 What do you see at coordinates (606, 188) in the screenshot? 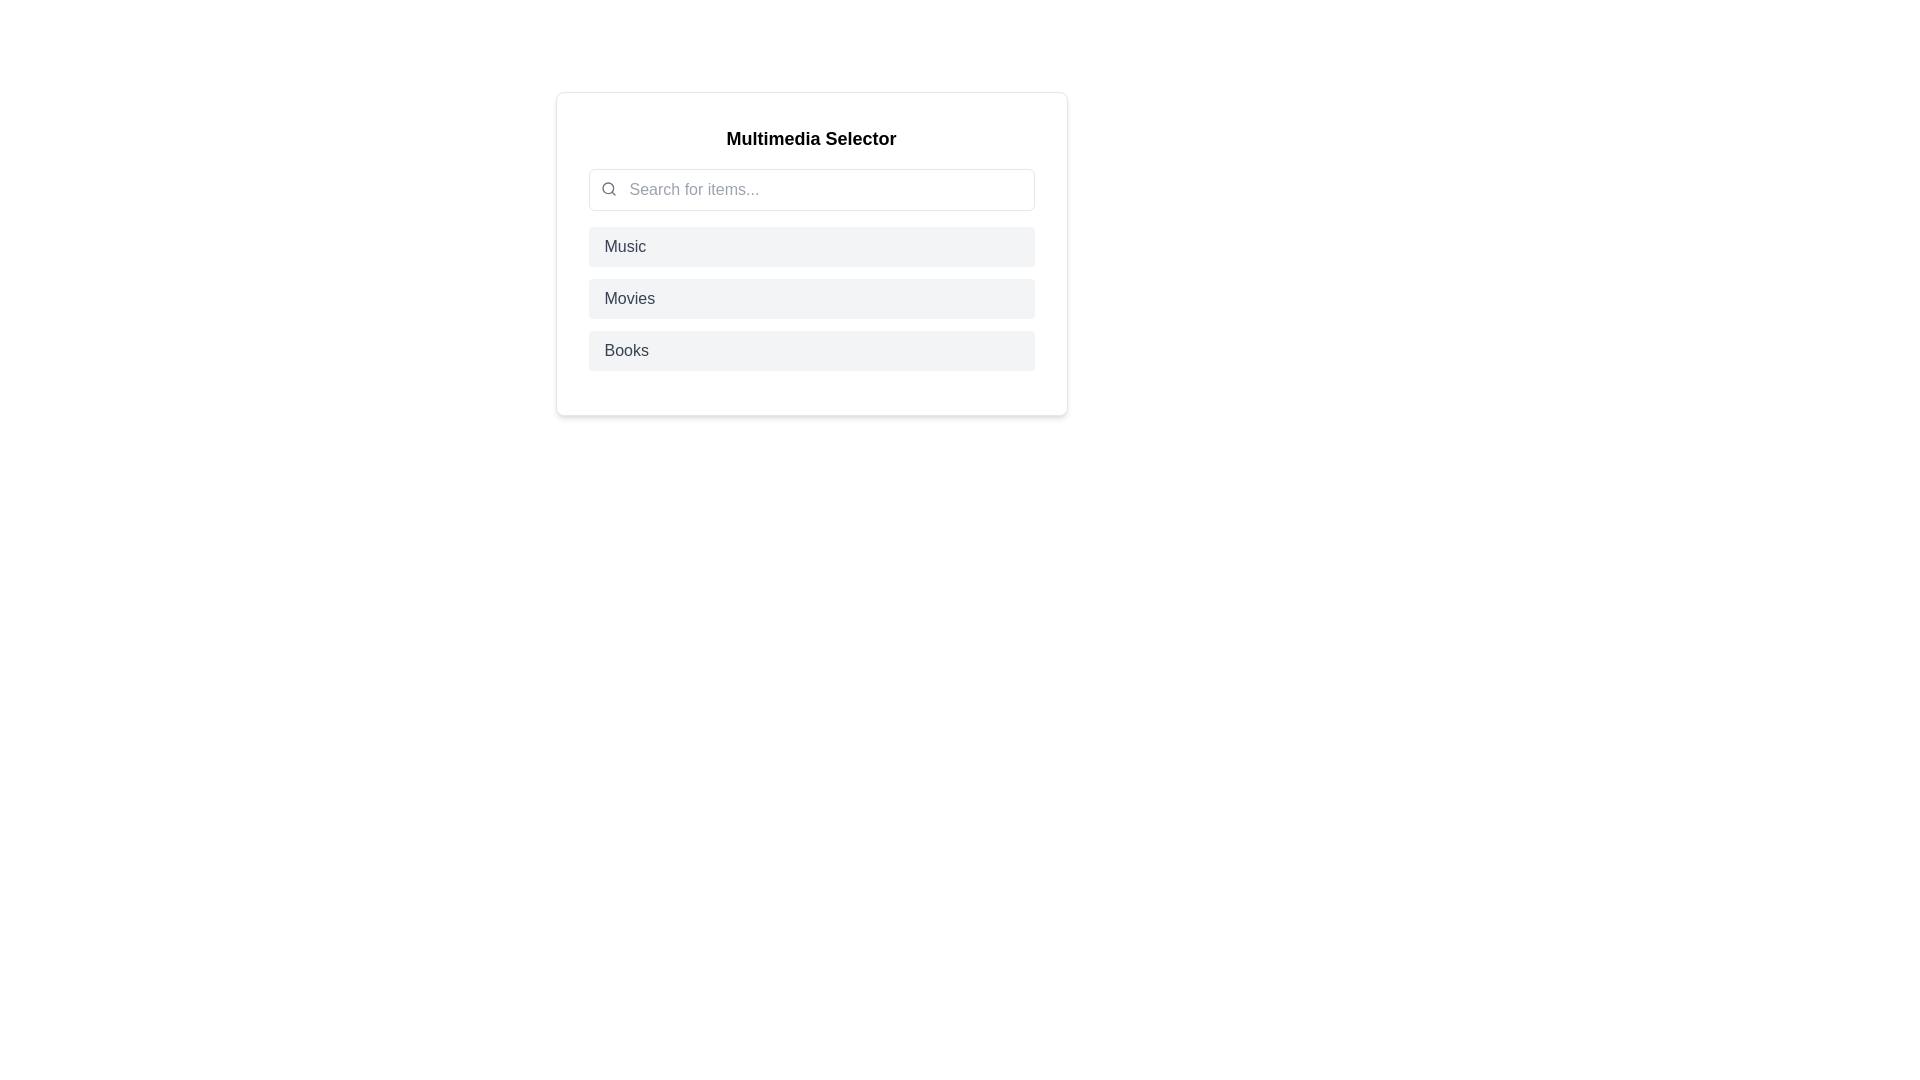
I see `the circular shape within the magnifying glass icon representing the search feature, located near the top-left corner of the search input field` at bounding box center [606, 188].